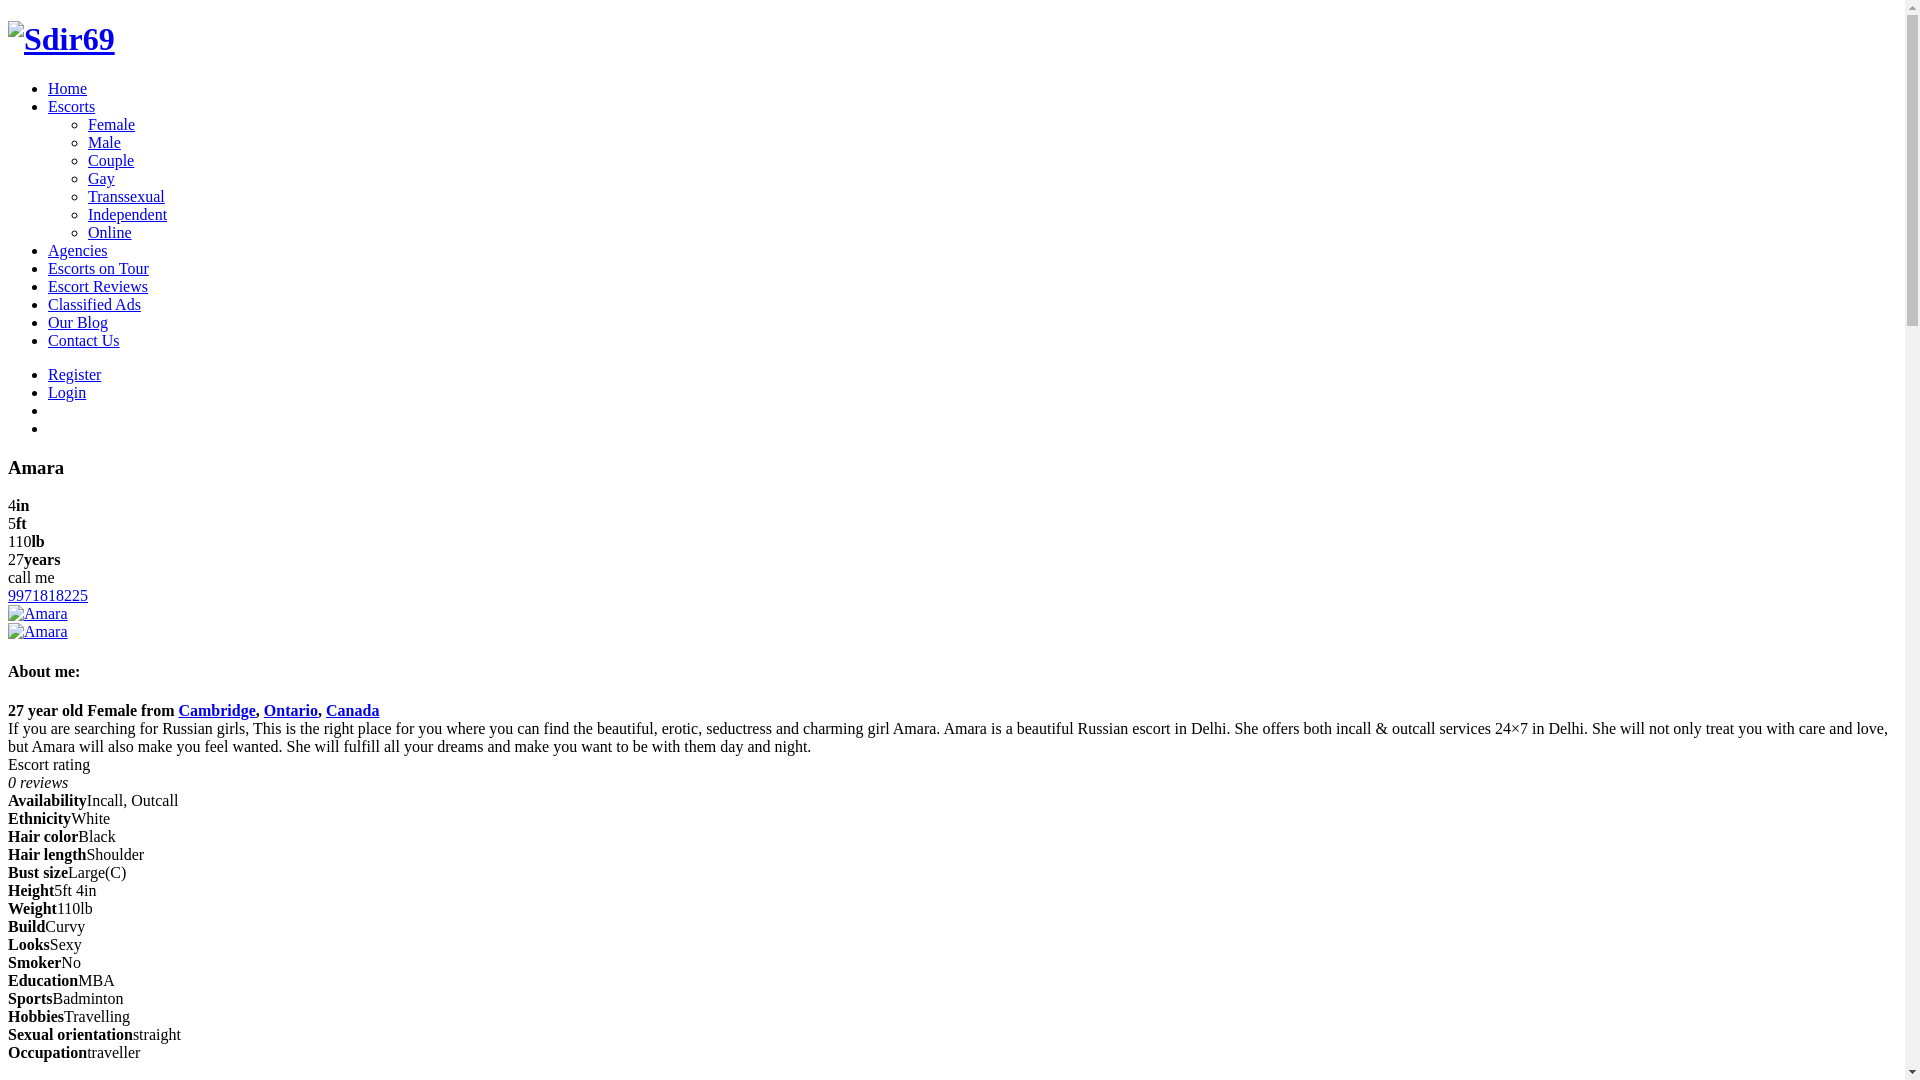  What do you see at coordinates (67, 87) in the screenshot?
I see `'Home'` at bounding box center [67, 87].